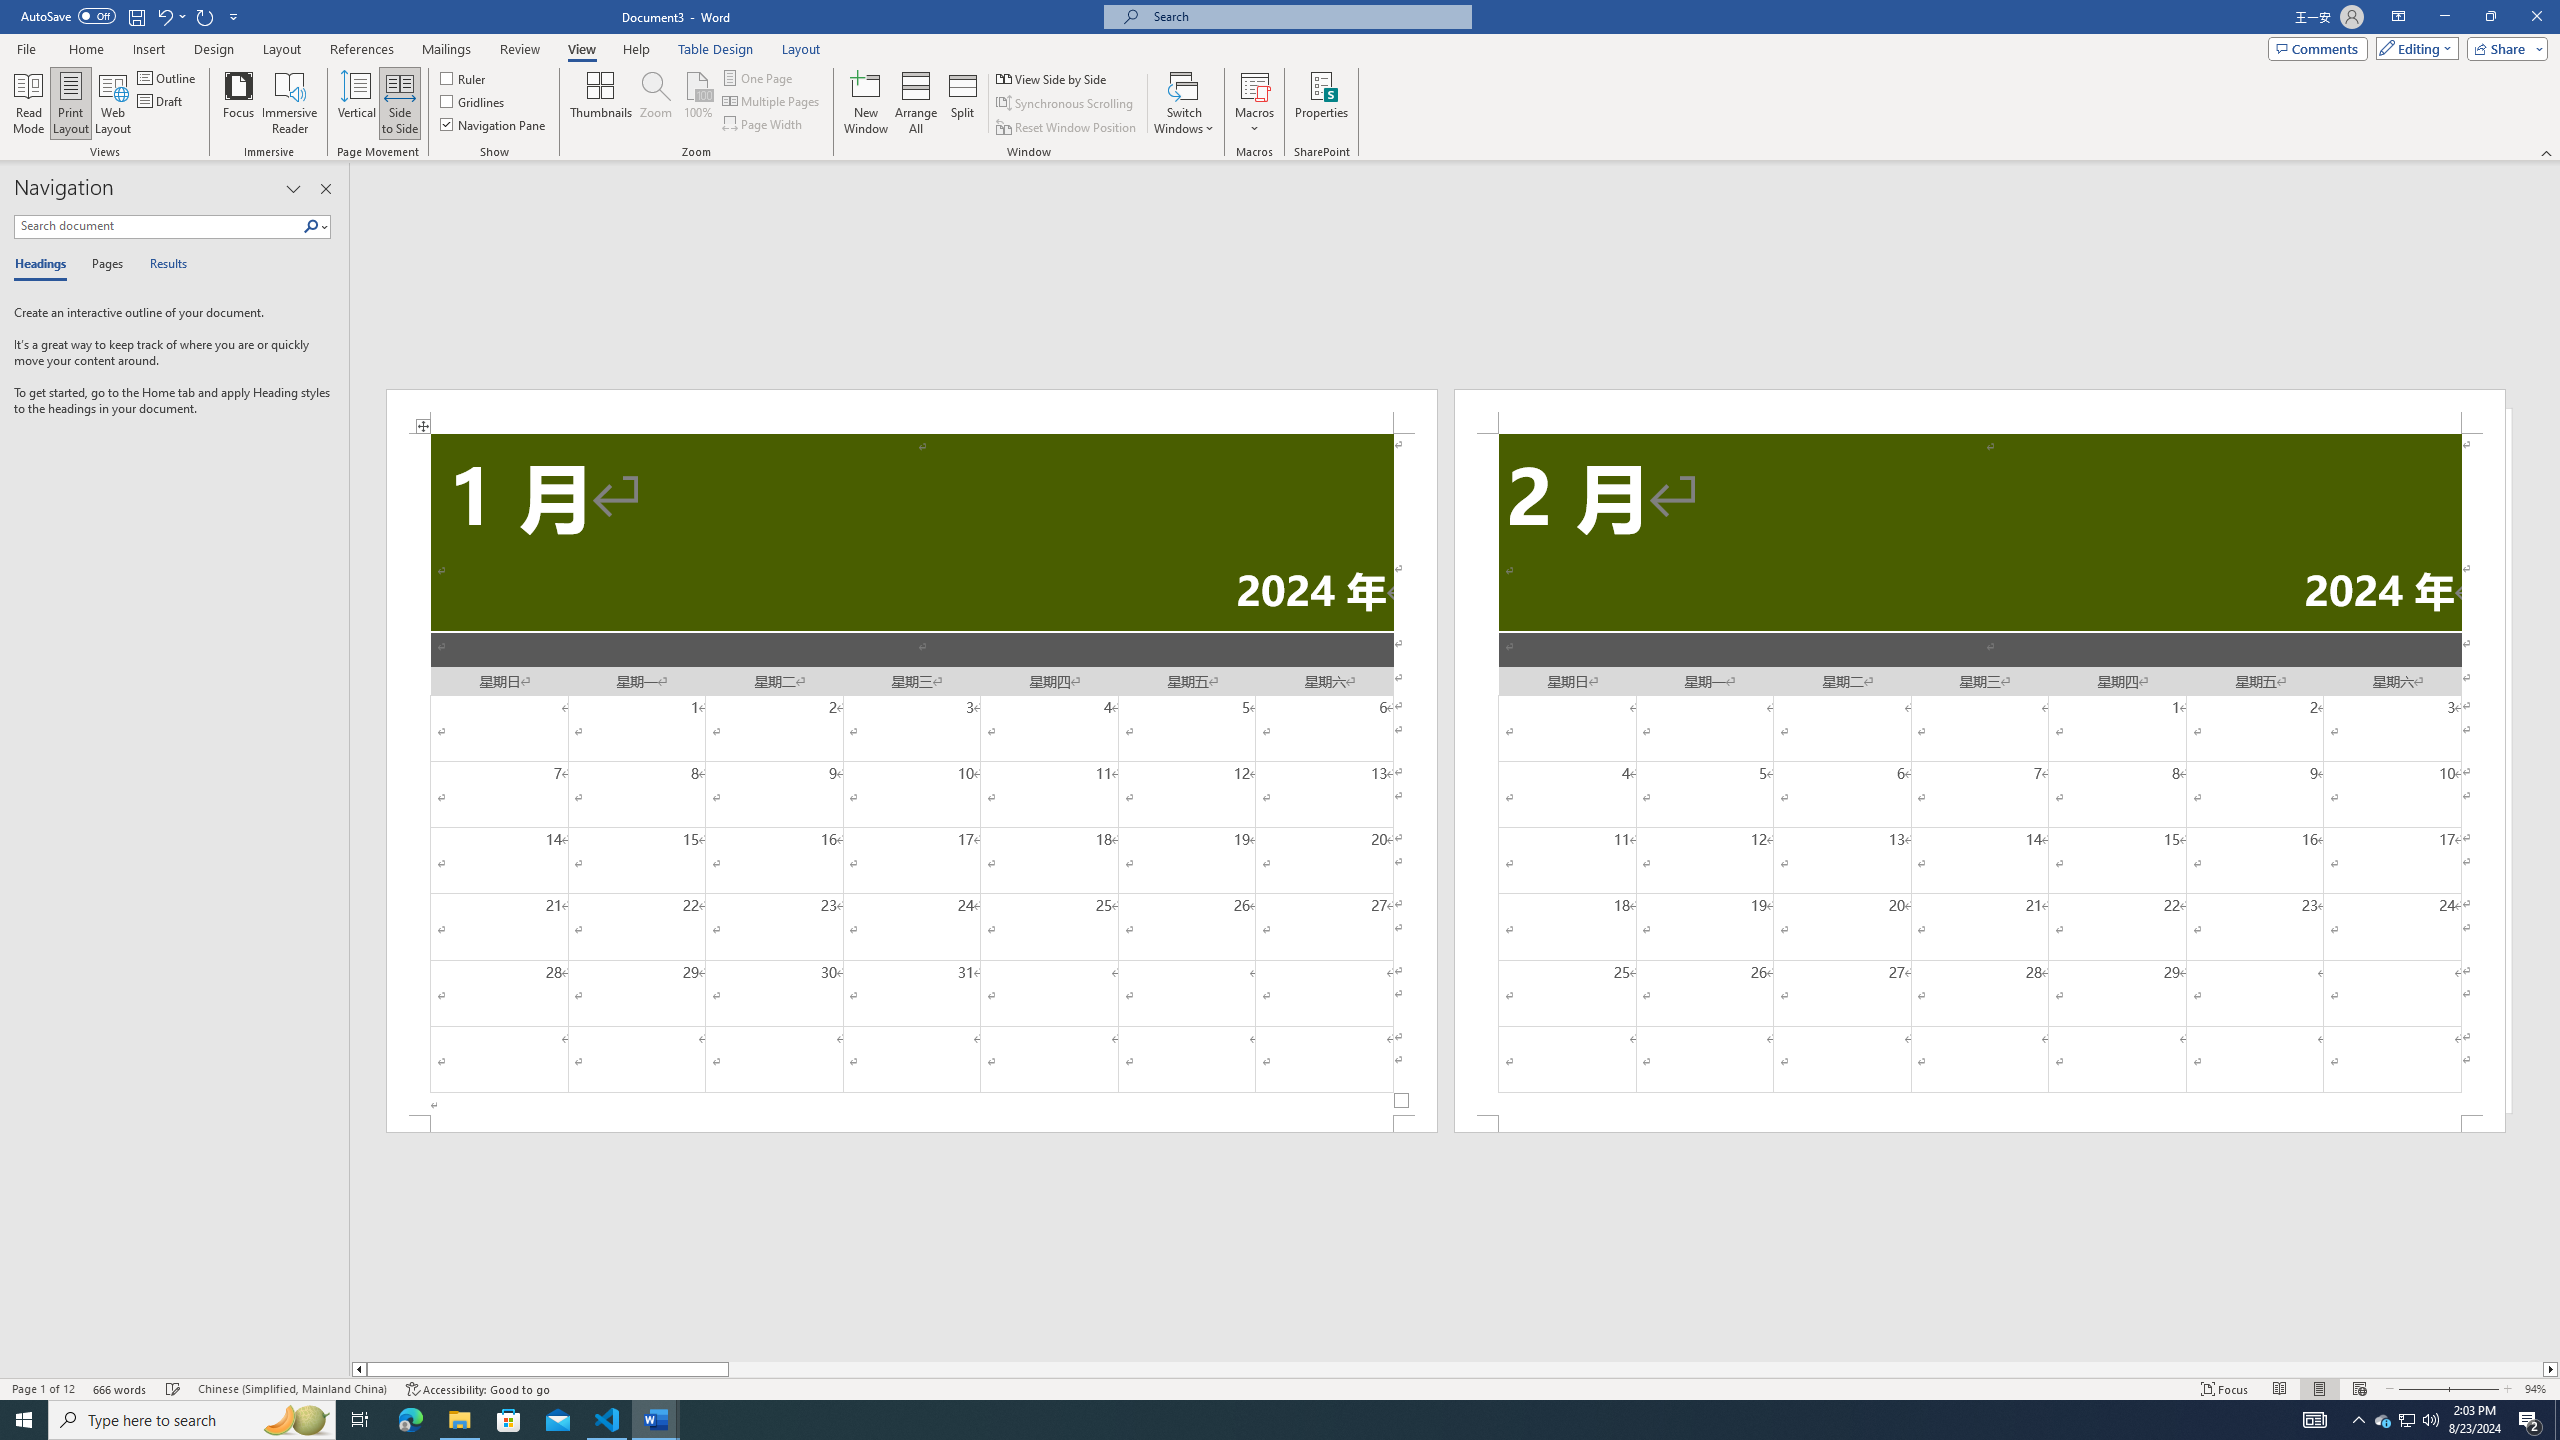 The height and width of the screenshot is (1440, 2560). What do you see at coordinates (42, 1389) in the screenshot?
I see `'Page Number Page 1 of 12'` at bounding box center [42, 1389].